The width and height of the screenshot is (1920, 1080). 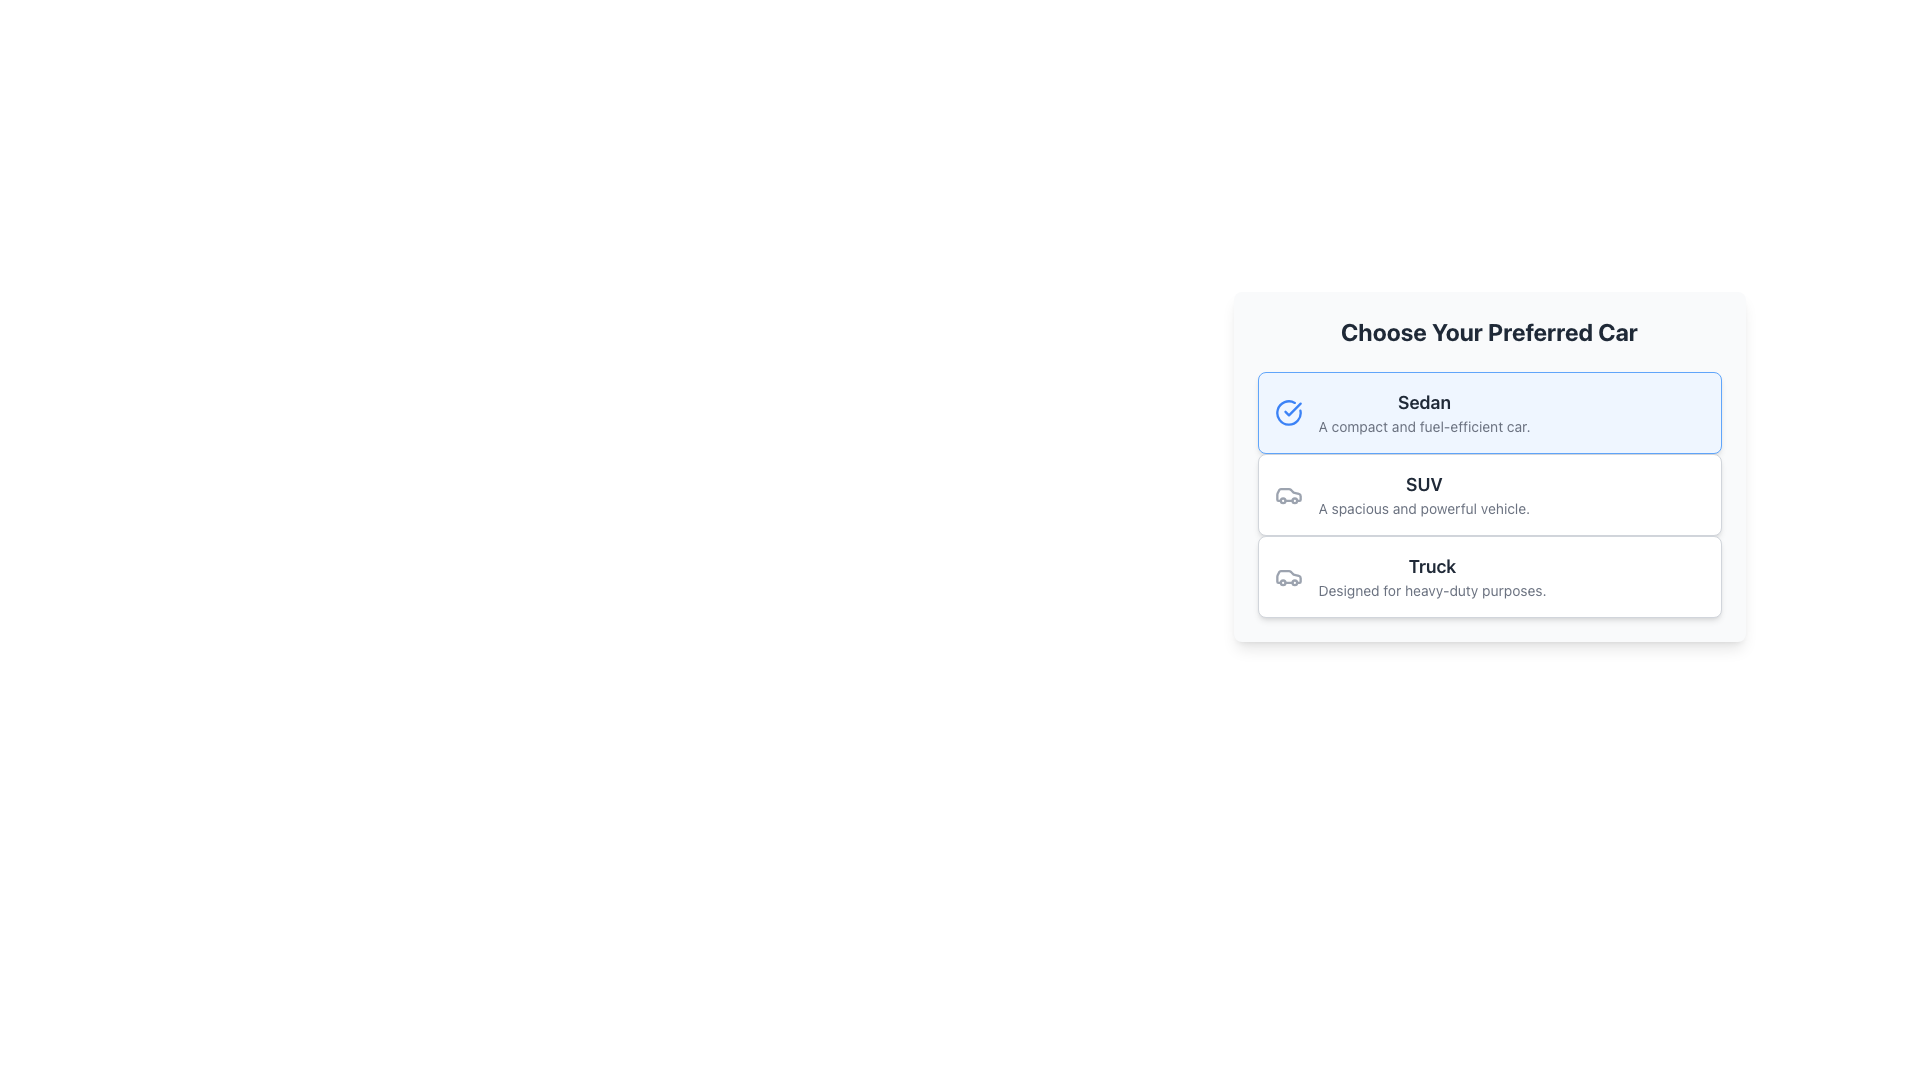 I want to click on the text element styled in small, light gray font, located below the title 'Sedan', which describes 'A compact and fuel-efficient car.', so click(x=1423, y=426).